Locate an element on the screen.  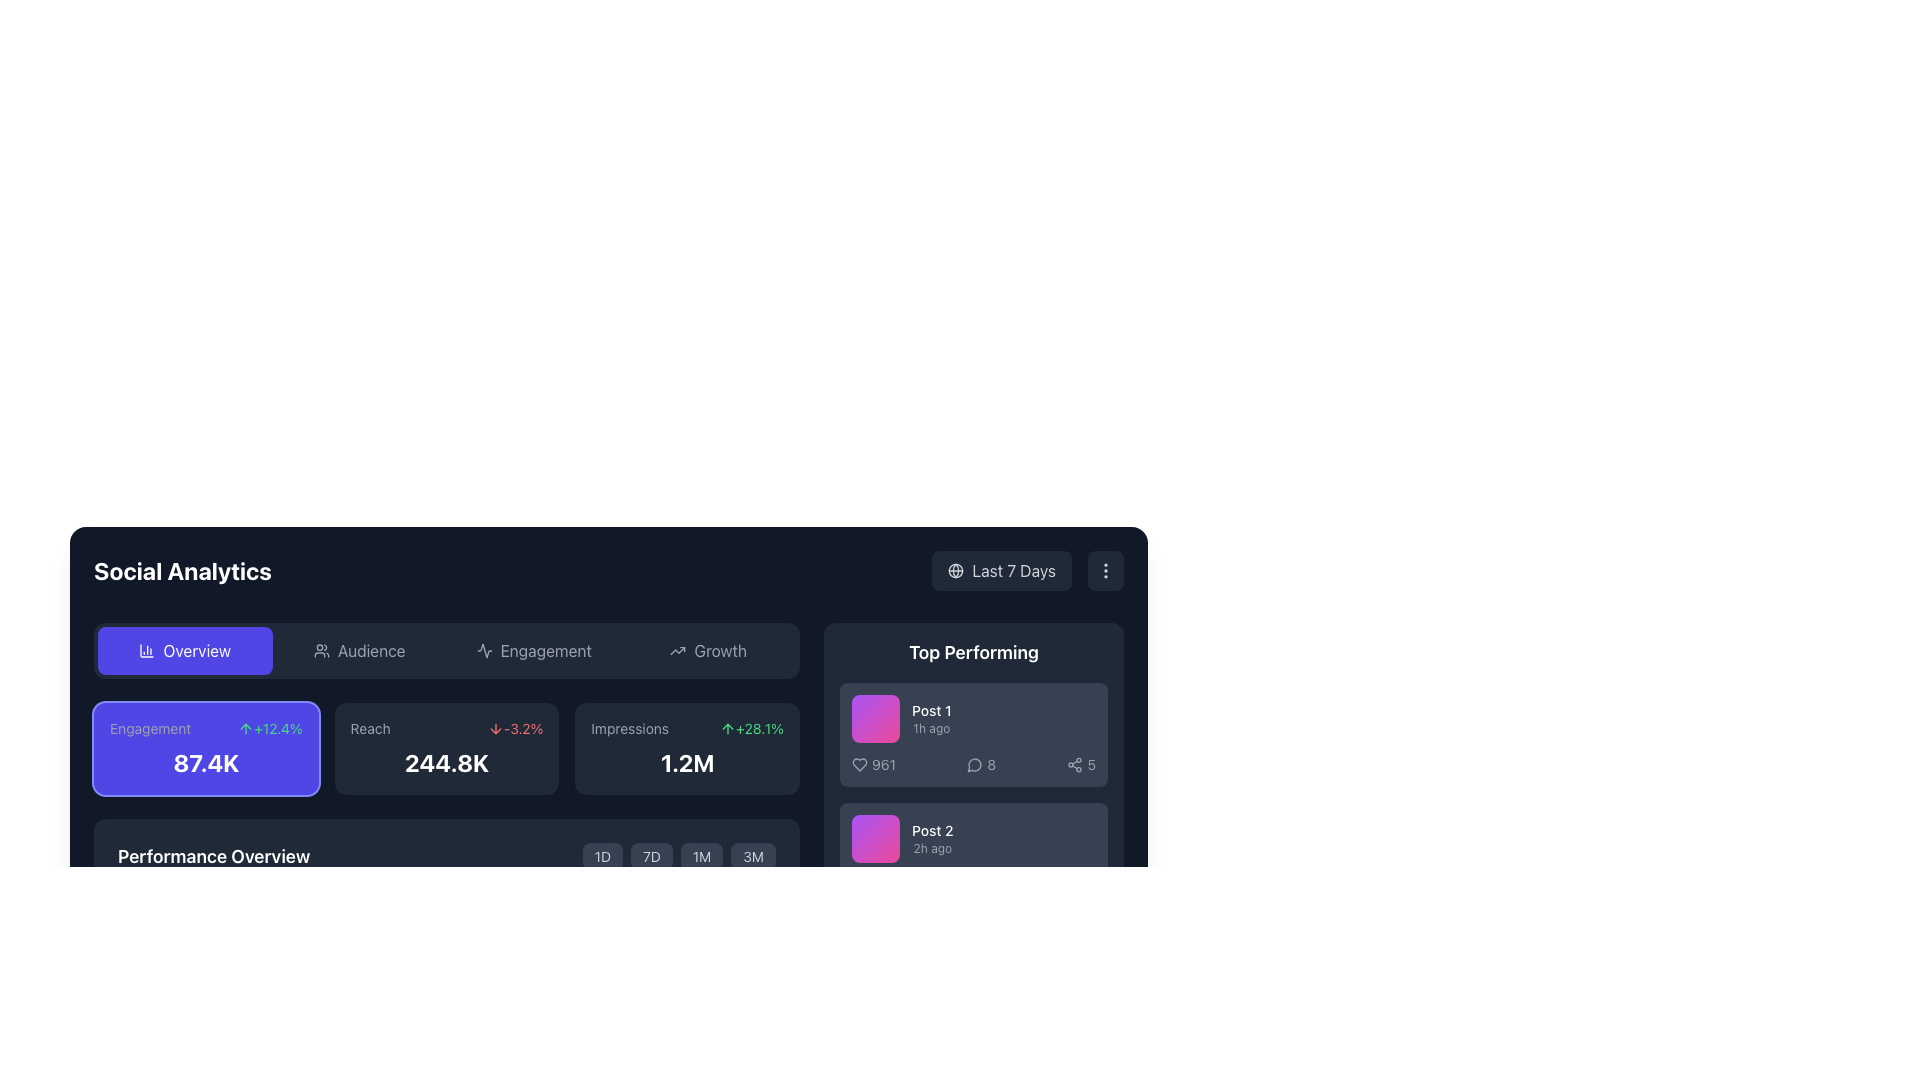
the 'Reach' text label, which is a small, gray font element located at the top-left corner of a group containing the value '-3.2%' and a downward arrow icon in the analytics section is located at coordinates (370, 729).